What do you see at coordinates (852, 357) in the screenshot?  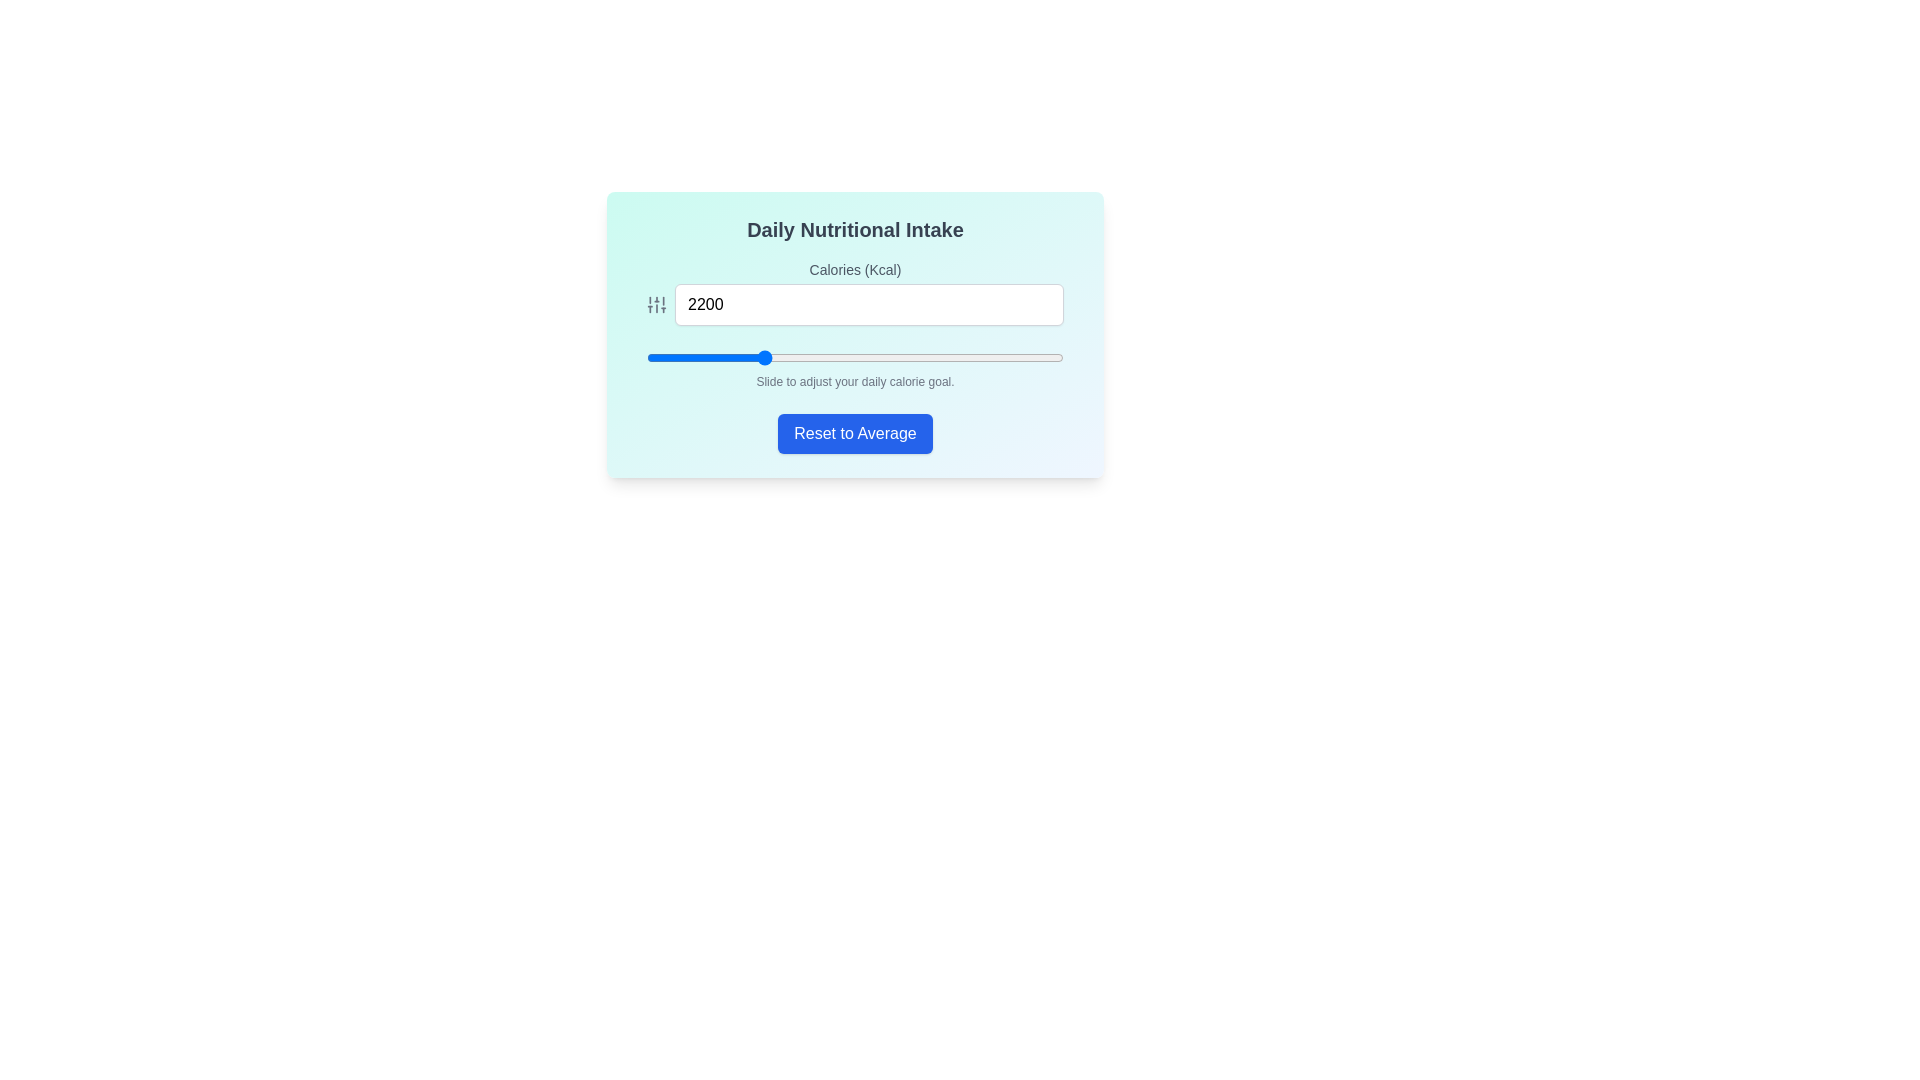 I see `daily calorie intake goal` at bounding box center [852, 357].